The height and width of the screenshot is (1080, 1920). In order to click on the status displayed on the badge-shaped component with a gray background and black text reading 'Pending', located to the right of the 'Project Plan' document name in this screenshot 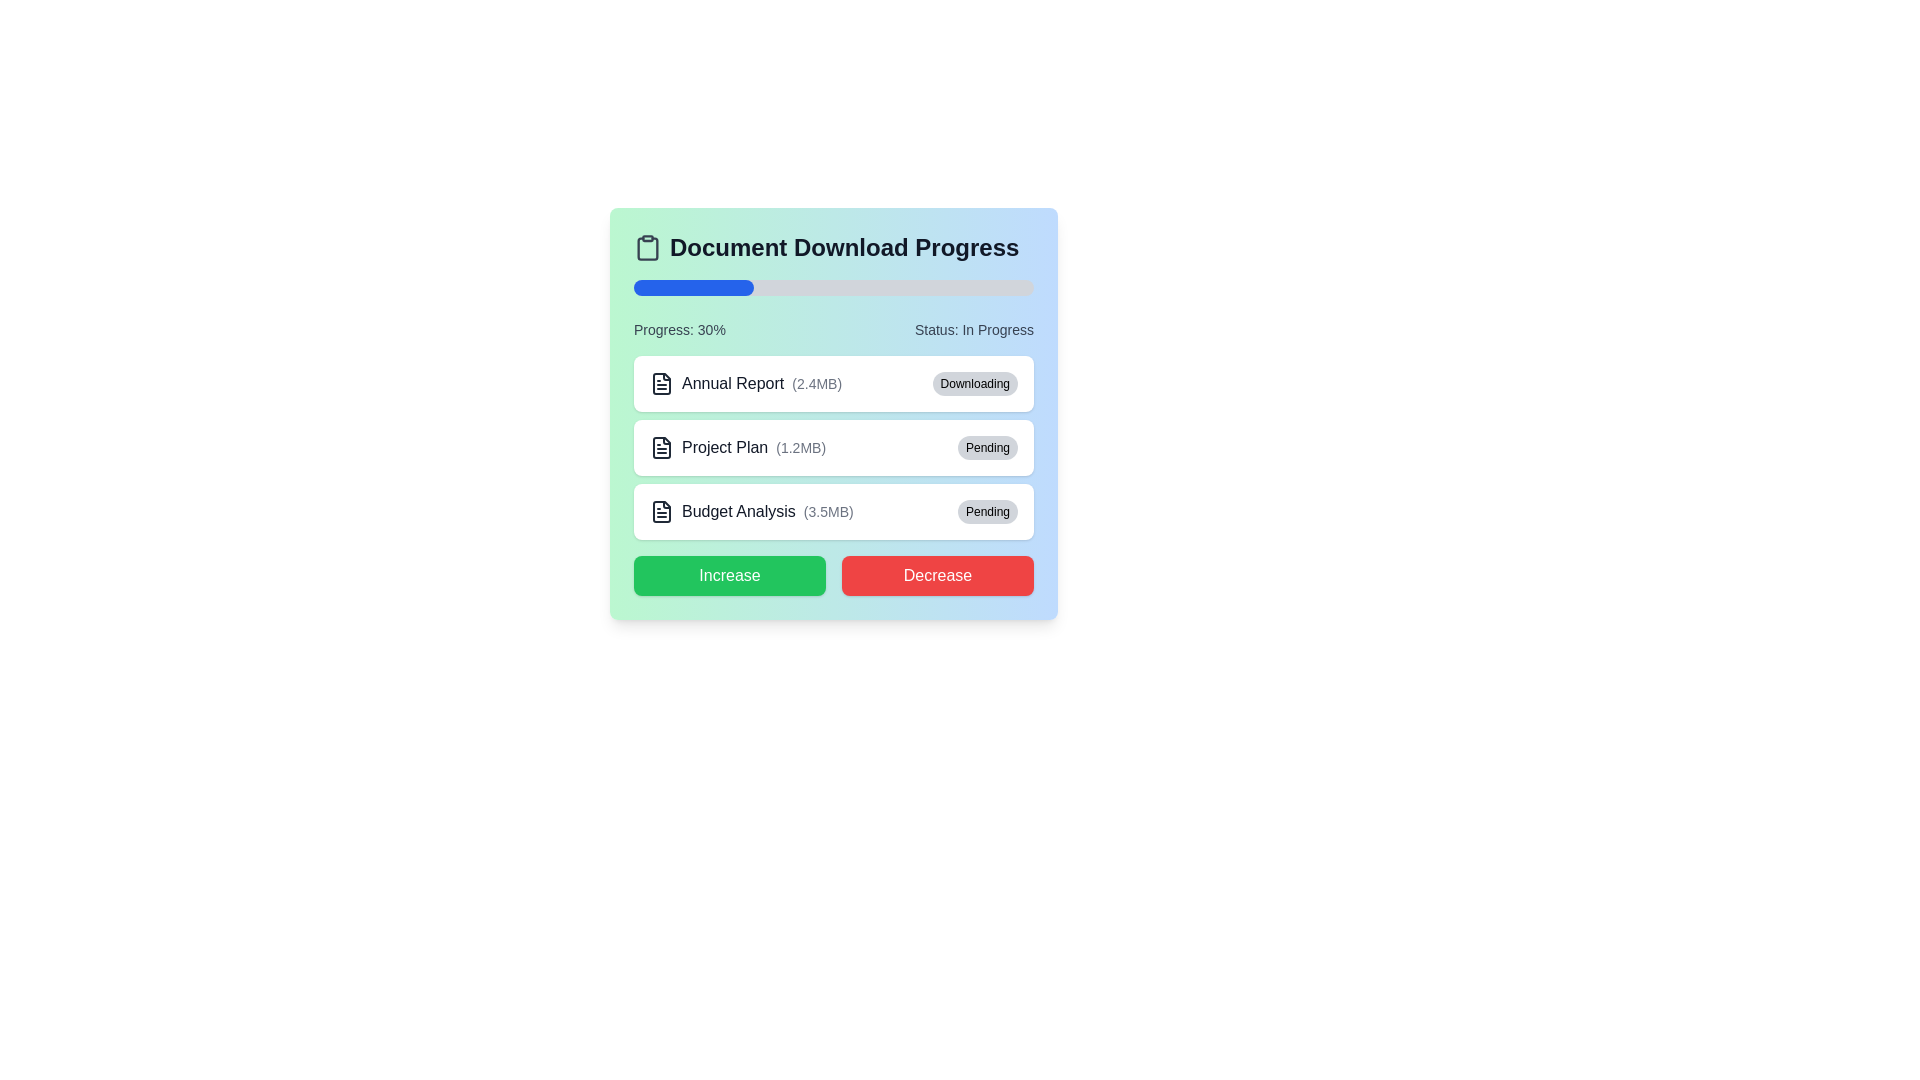, I will do `click(988, 446)`.